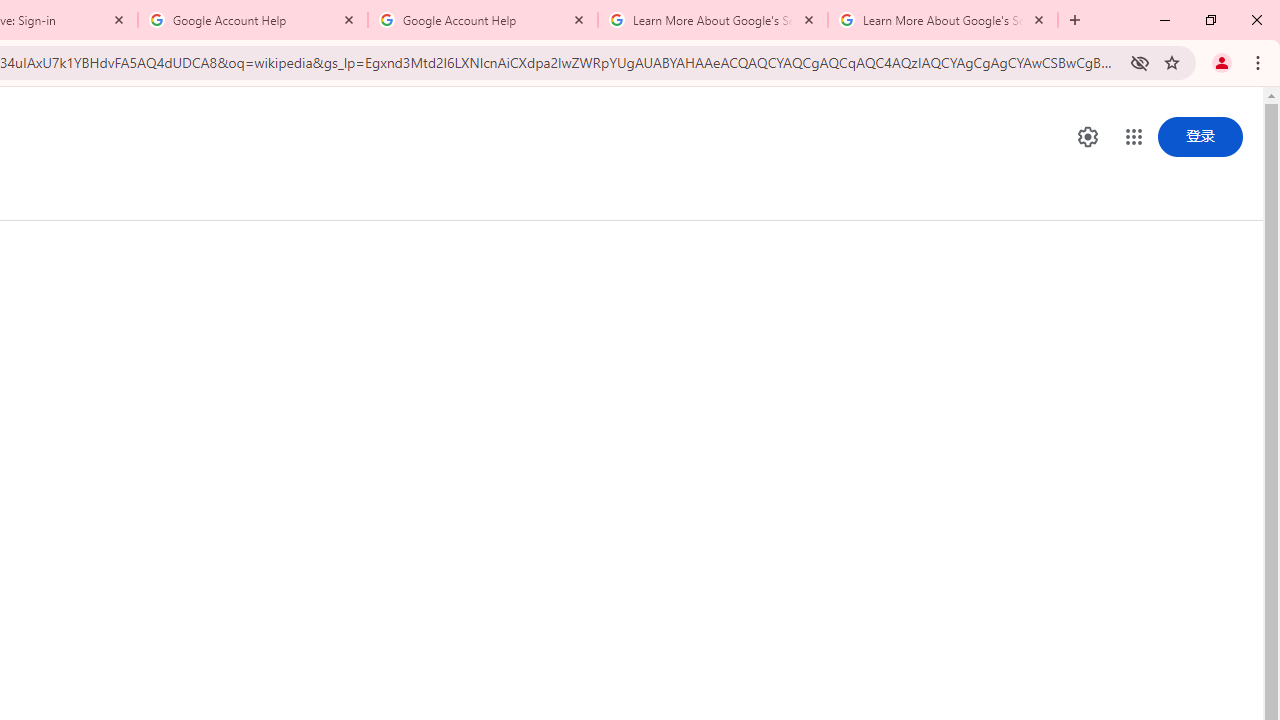 This screenshot has height=720, width=1280. What do you see at coordinates (1074, 20) in the screenshot?
I see `'New Tab'` at bounding box center [1074, 20].